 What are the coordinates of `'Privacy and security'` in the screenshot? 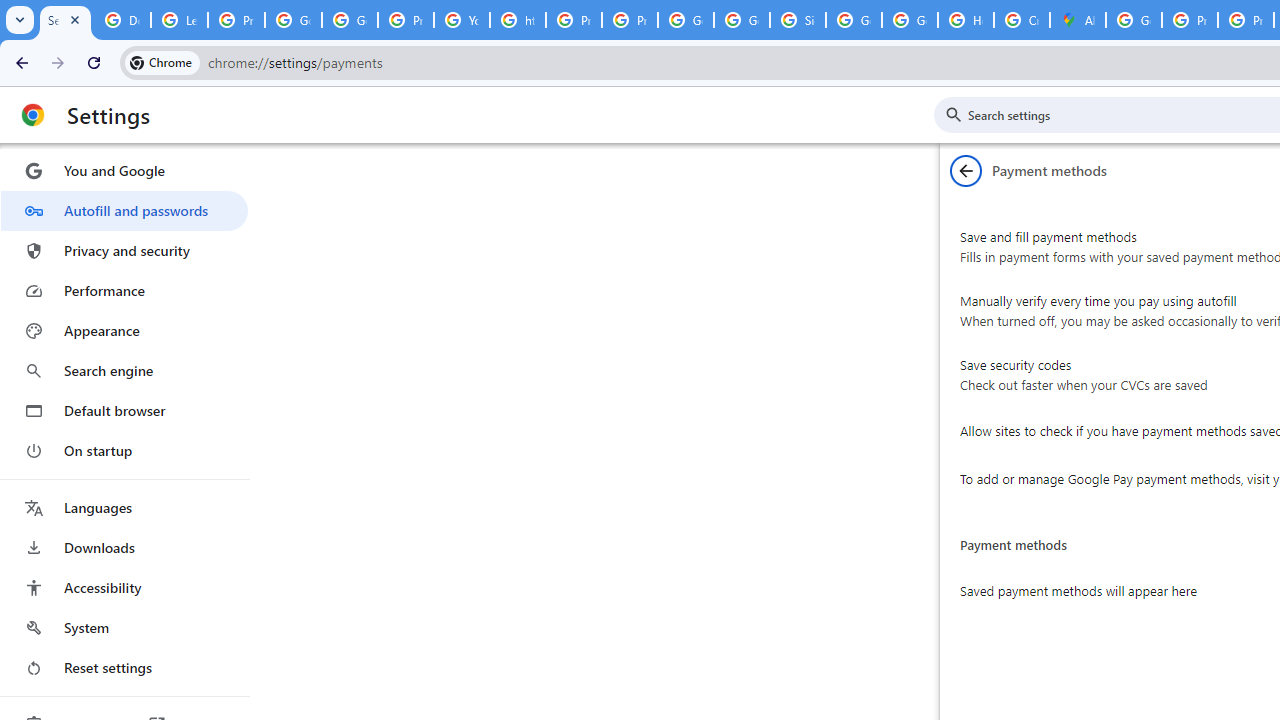 It's located at (123, 249).